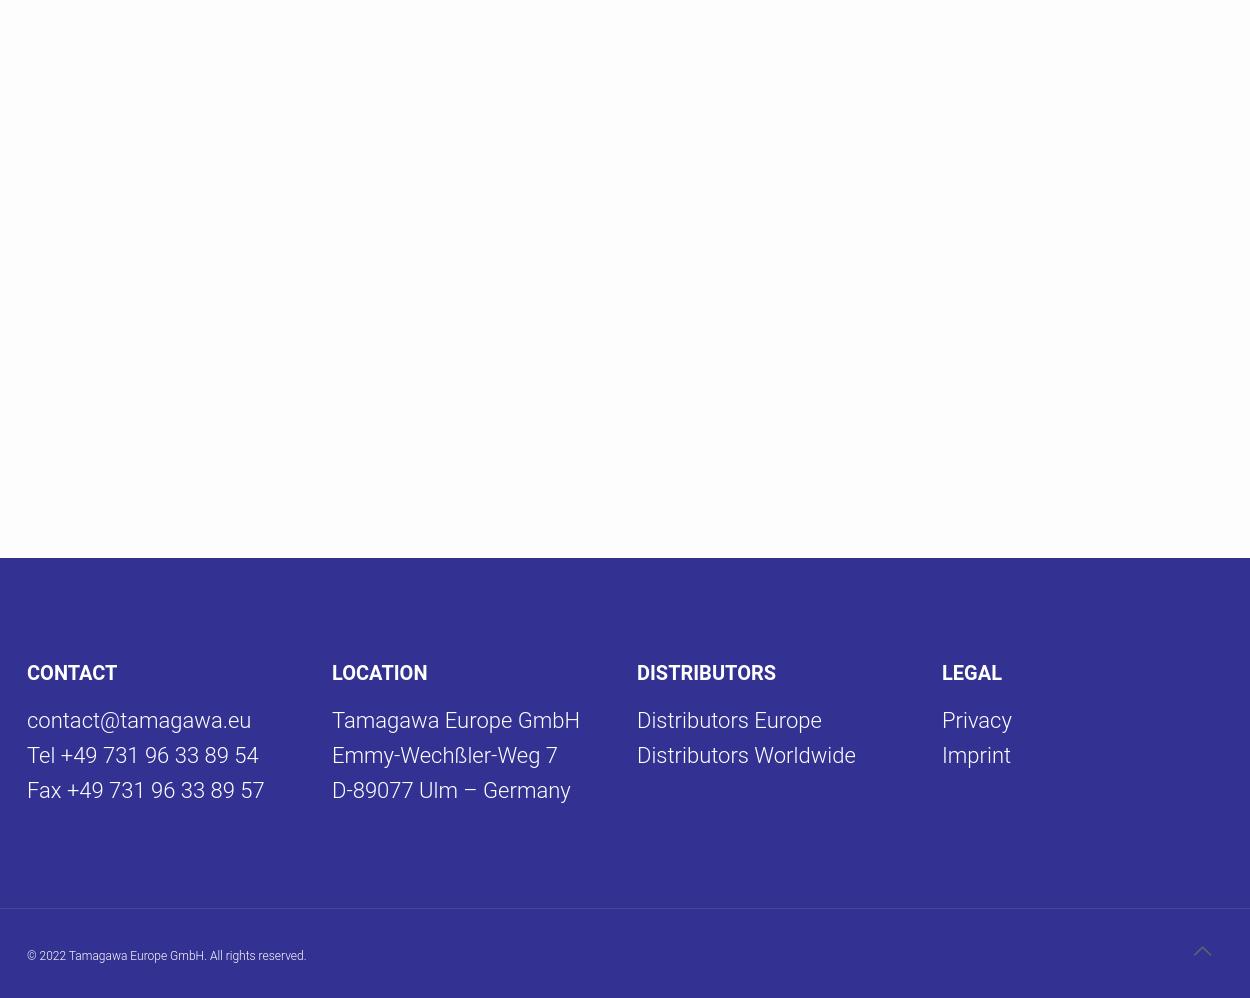 Image resolution: width=1250 pixels, height=998 pixels. What do you see at coordinates (454, 720) in the screenshot?
I see `'Tamagawa Europe GmbH'` at bounding box center [454, 720].